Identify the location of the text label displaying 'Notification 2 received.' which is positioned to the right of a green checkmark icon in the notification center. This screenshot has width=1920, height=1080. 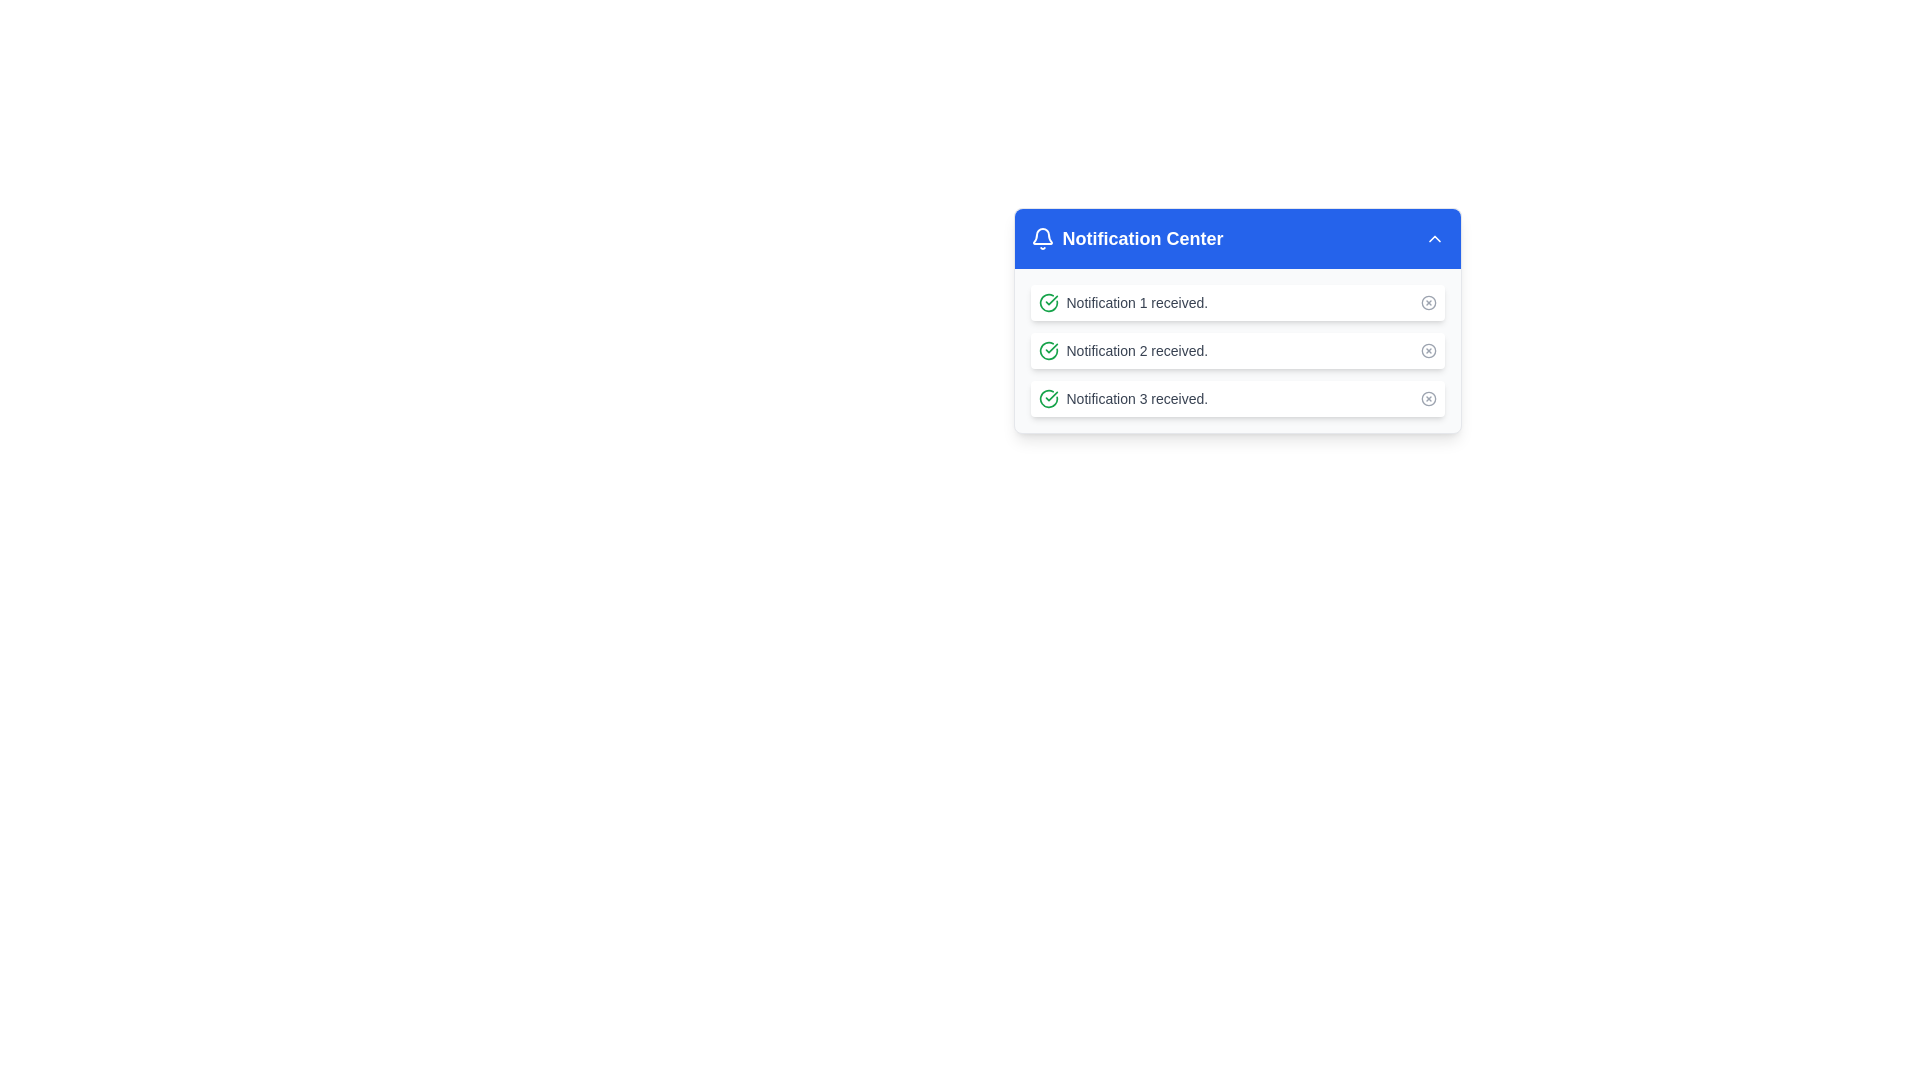
(1137, 350).